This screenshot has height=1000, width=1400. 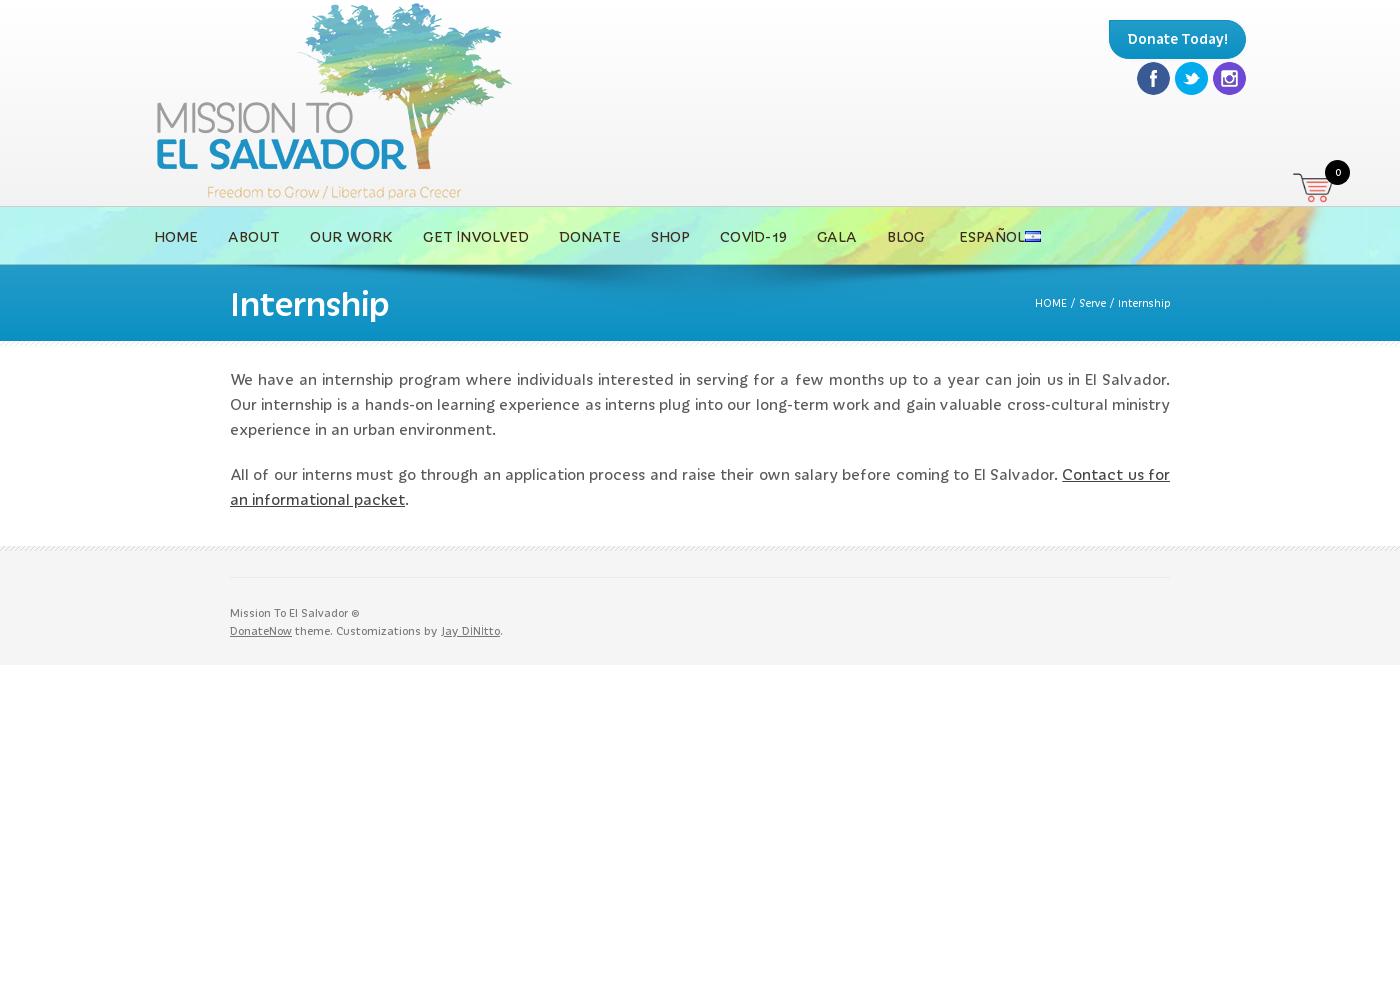 What do you see at coordinates (700, 484) in the screenshot?
I see `'Contact us for an informational packet'` at bounding box center [700, 484].